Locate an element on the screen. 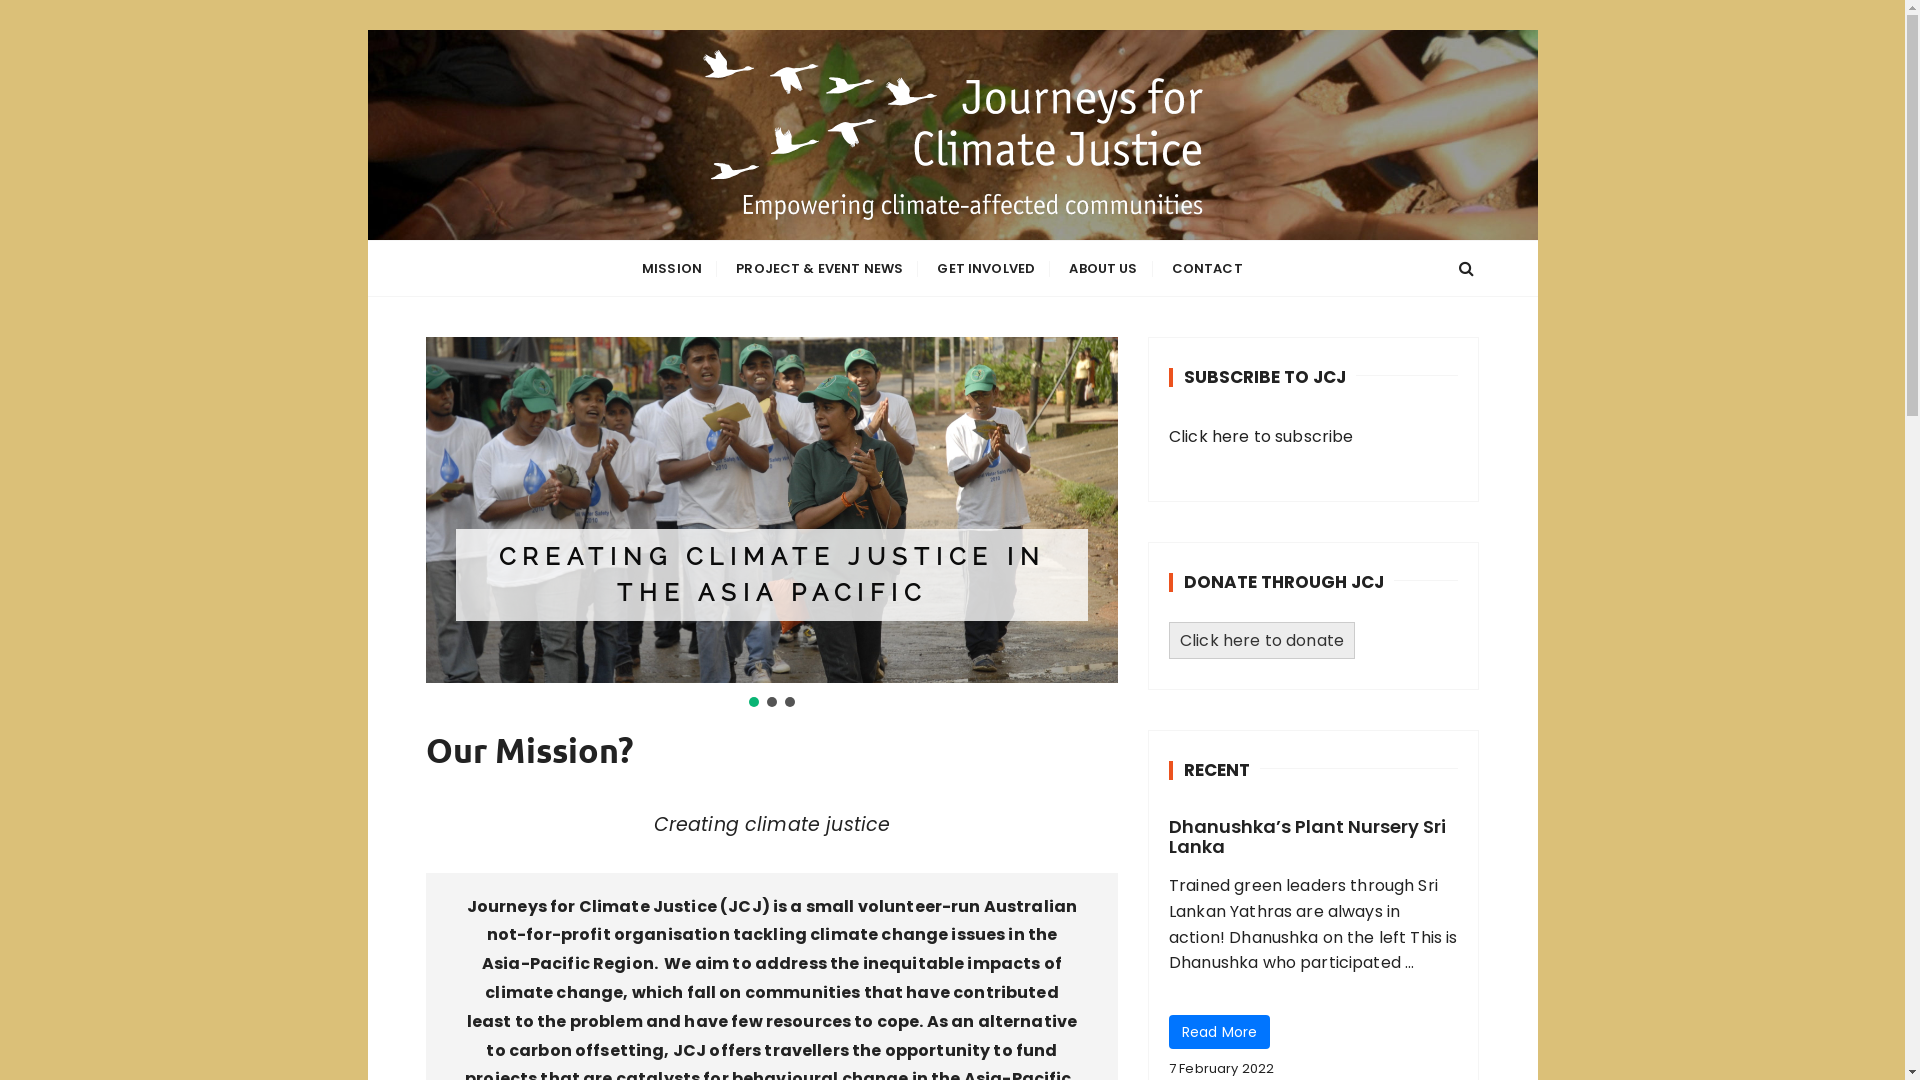 The image size is (1920, 1080). 'GET INVOLVED' is located at coordinates (920, 267).